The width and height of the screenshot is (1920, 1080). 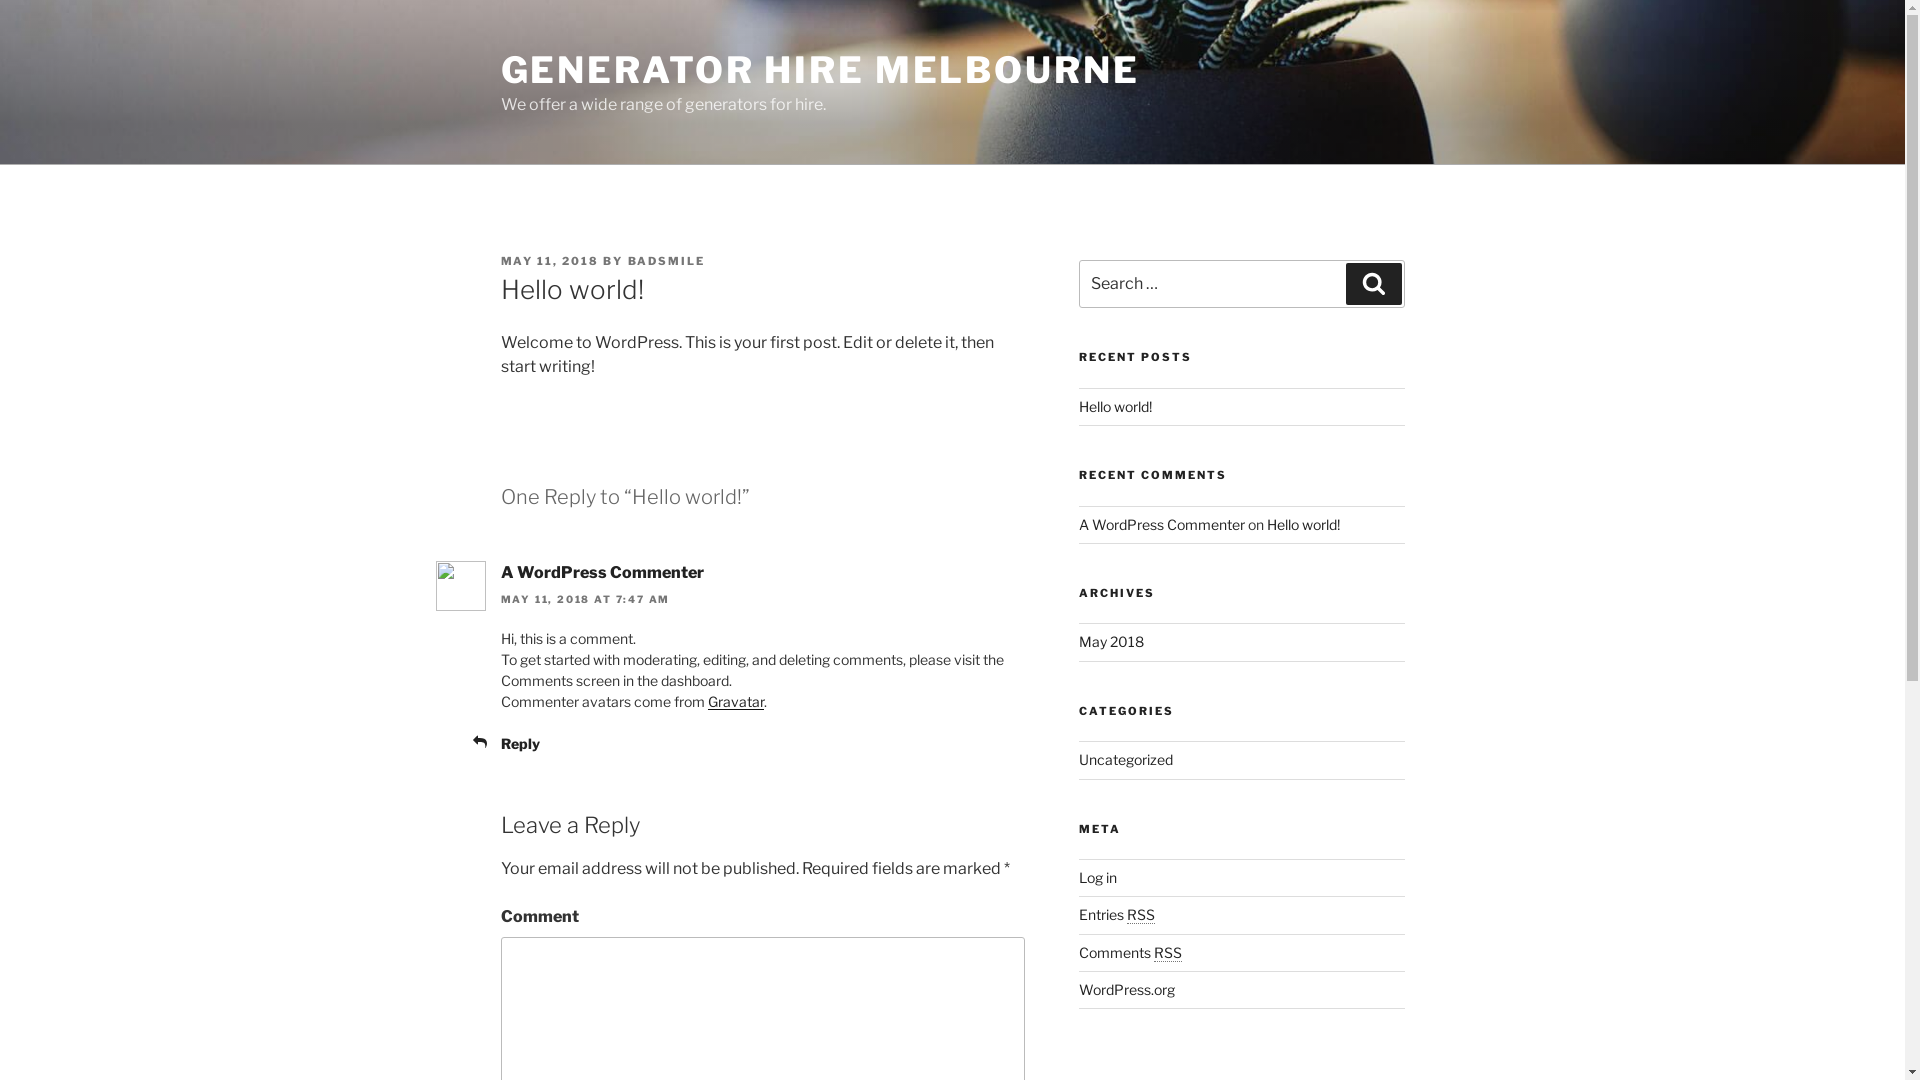 I want to click on 'May 2018', so click(x=1110, y=641).